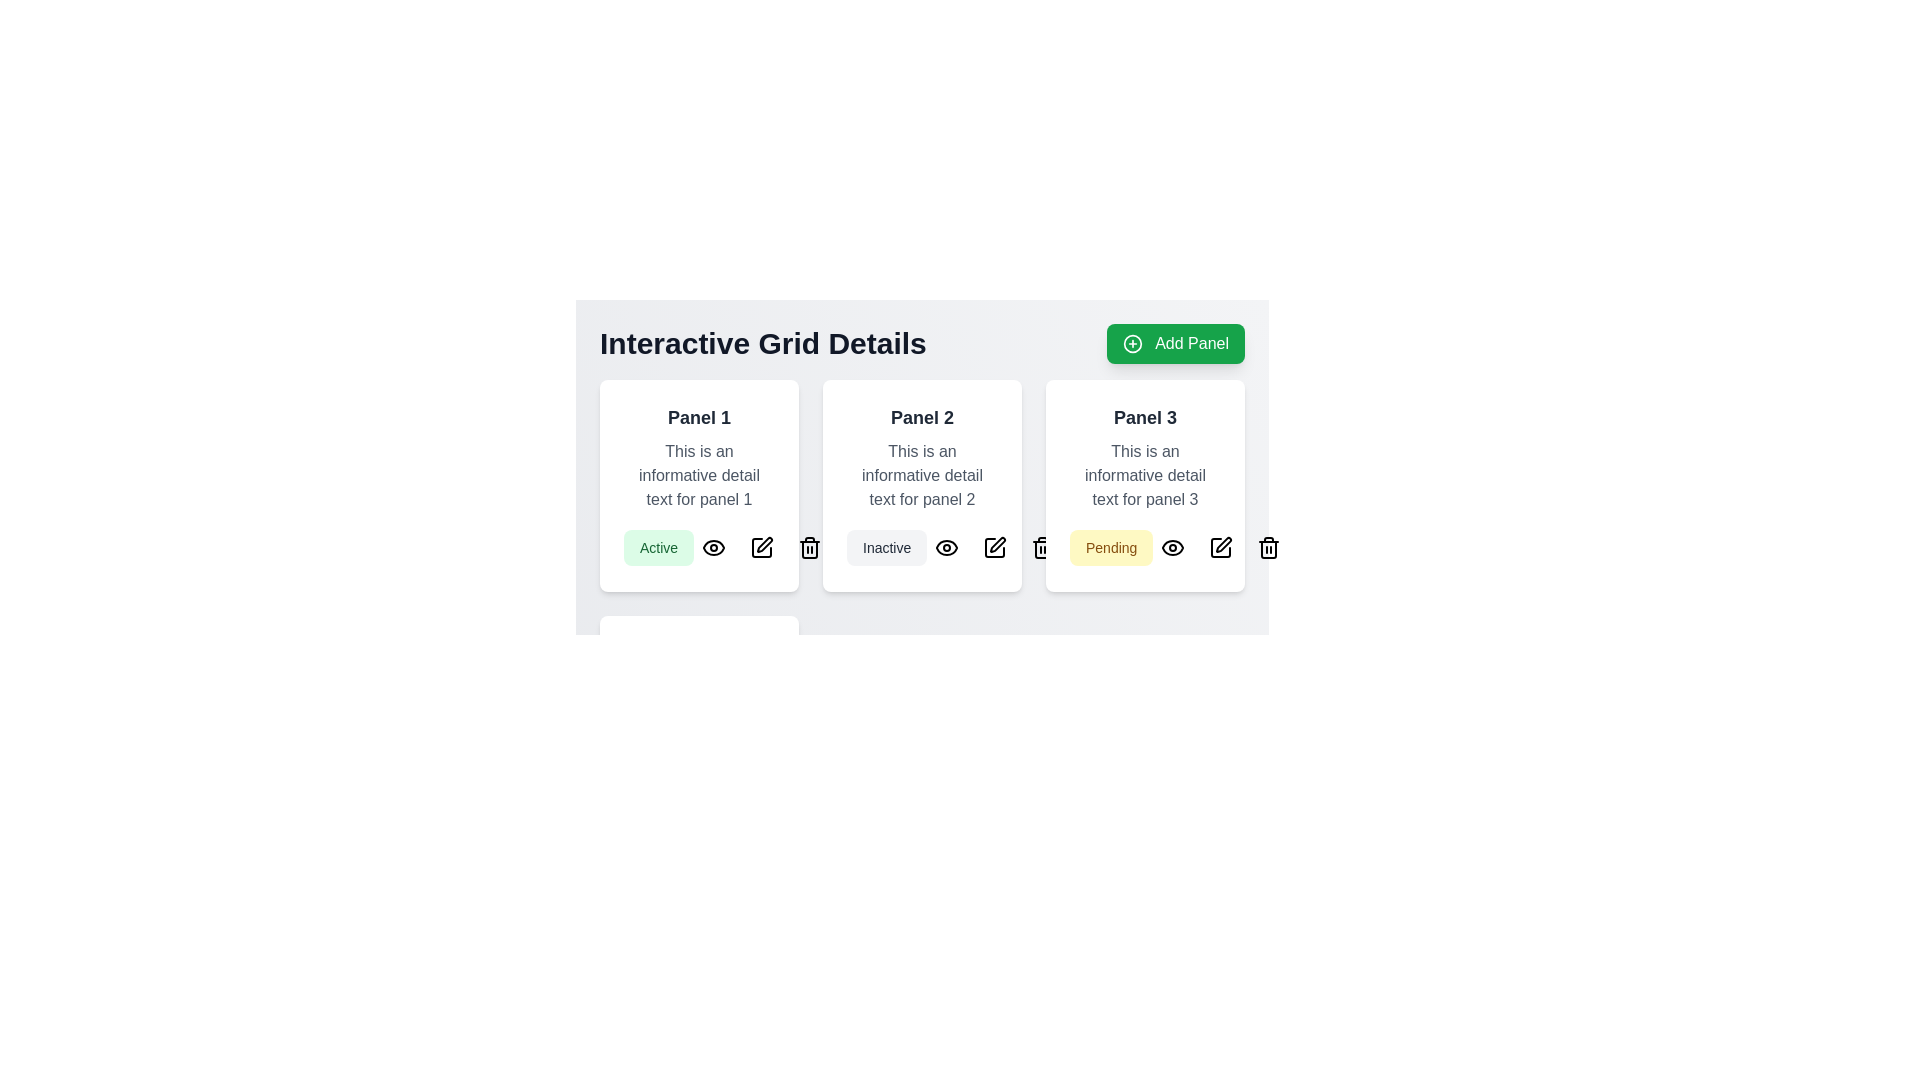 The height and width of the screenshot is (1080, 1920). I want to click on the Text label that serves as the title for 'Panel 3', which is located at the top center of the card for 'Panel 3', so click(1145, 416).